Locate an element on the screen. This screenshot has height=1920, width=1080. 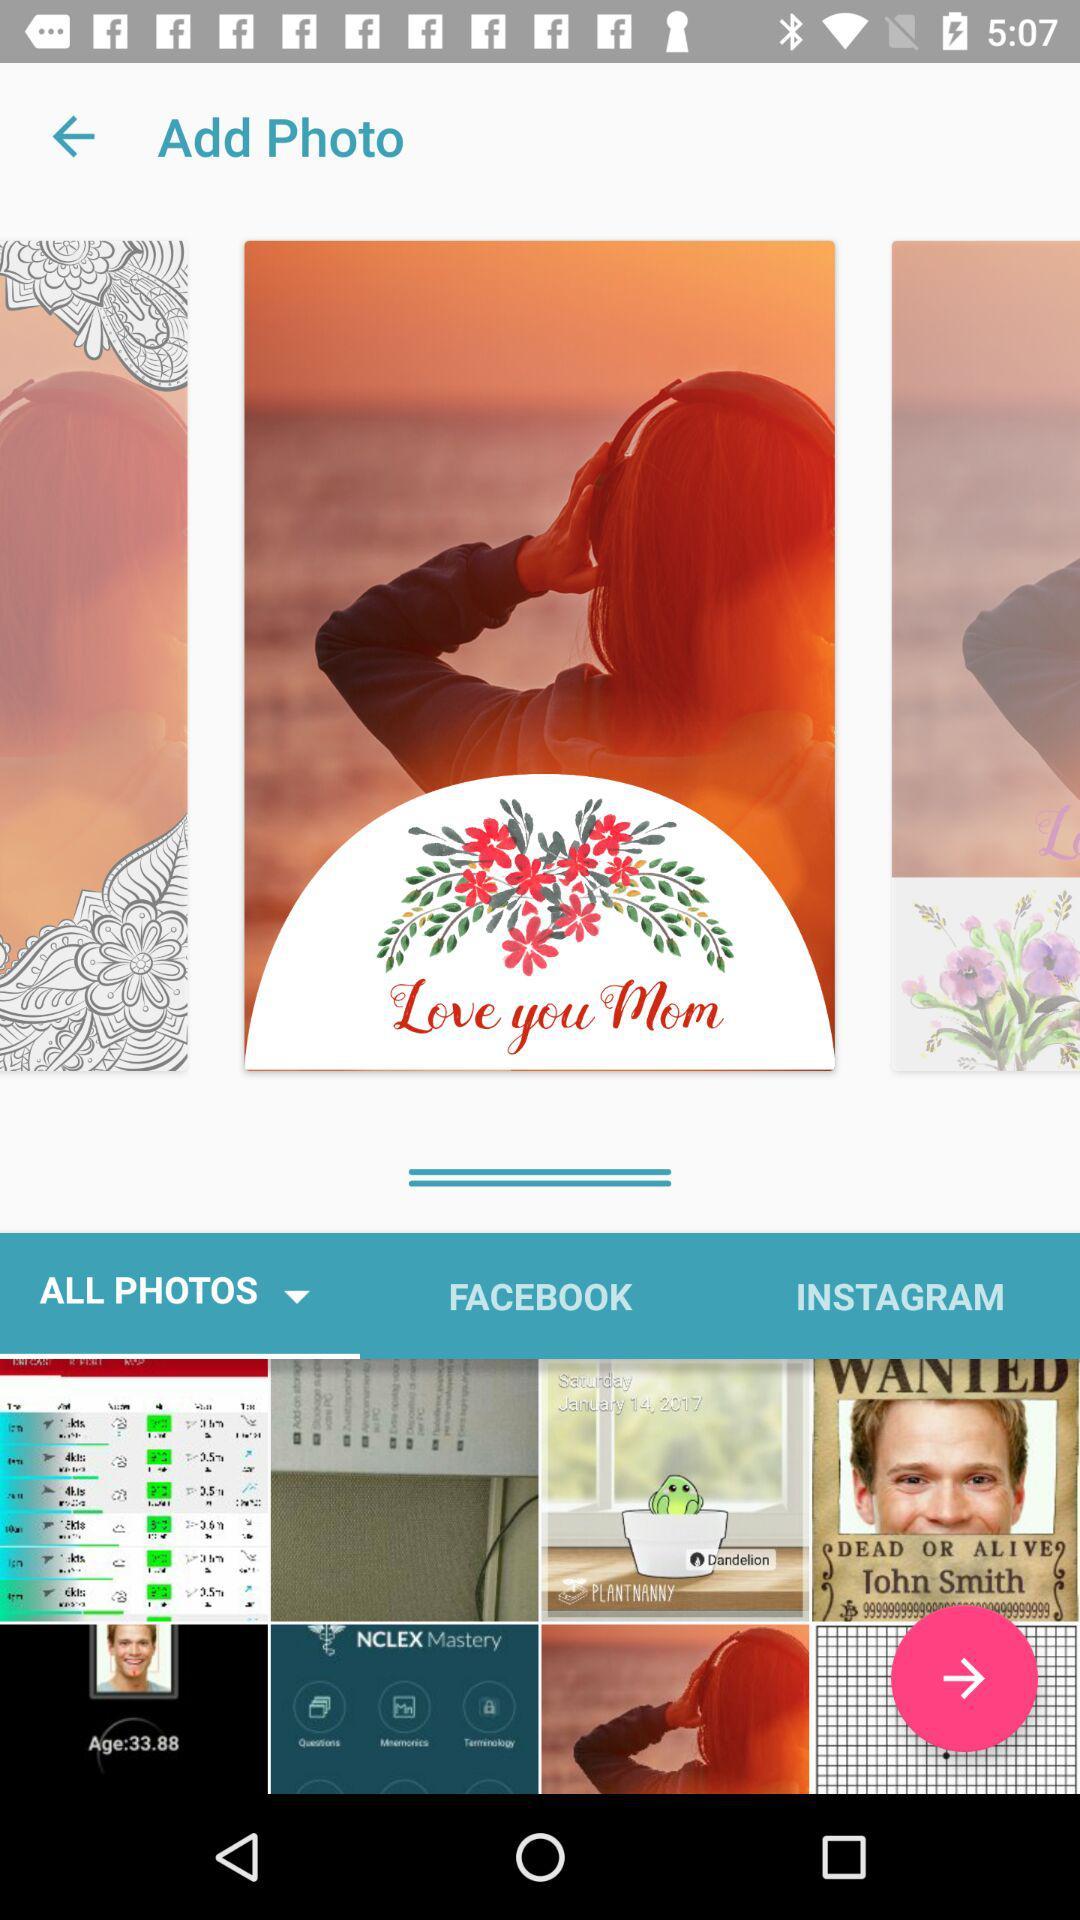
item below the instagram icon is located at coordinates (963, 1678).